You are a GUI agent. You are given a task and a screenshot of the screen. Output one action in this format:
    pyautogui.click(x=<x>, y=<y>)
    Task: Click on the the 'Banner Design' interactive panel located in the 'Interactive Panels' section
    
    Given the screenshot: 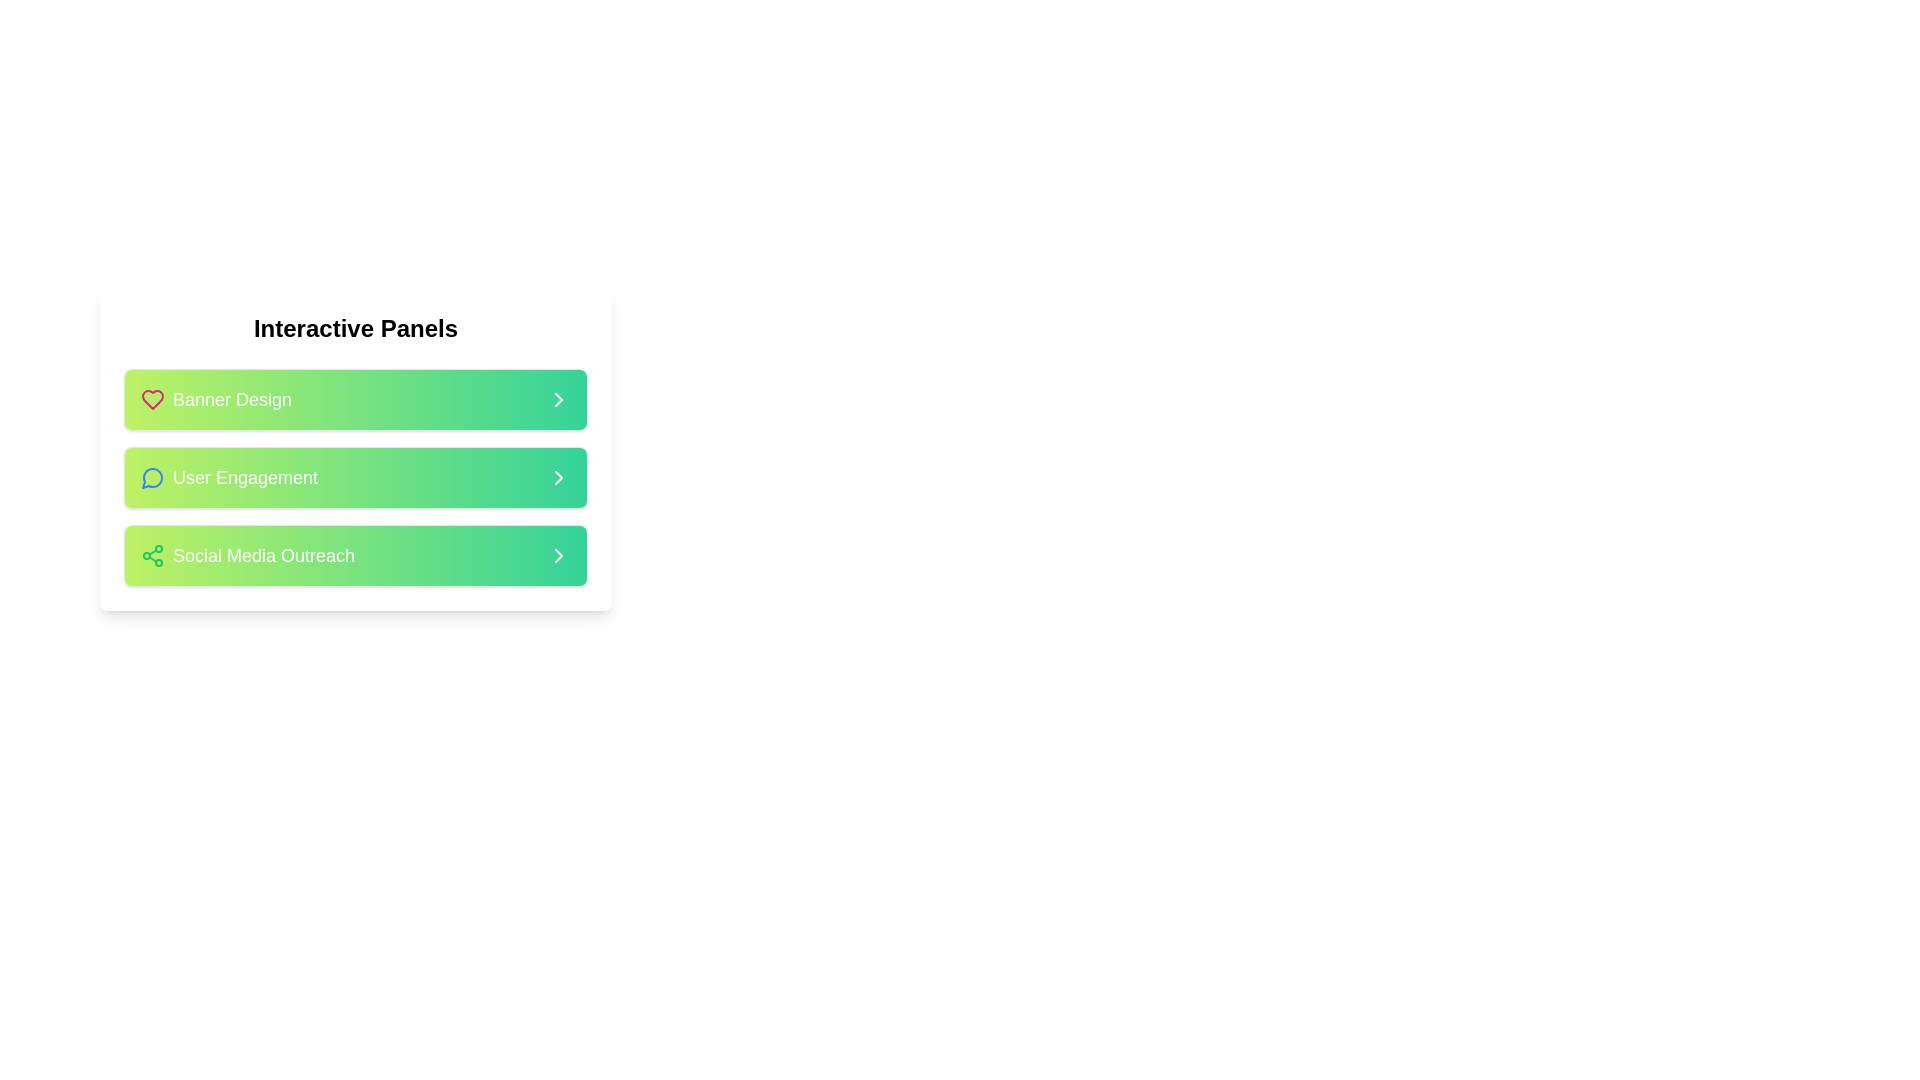 What is the action you would take?
    pyautogui.click(x=355, y=400)
    